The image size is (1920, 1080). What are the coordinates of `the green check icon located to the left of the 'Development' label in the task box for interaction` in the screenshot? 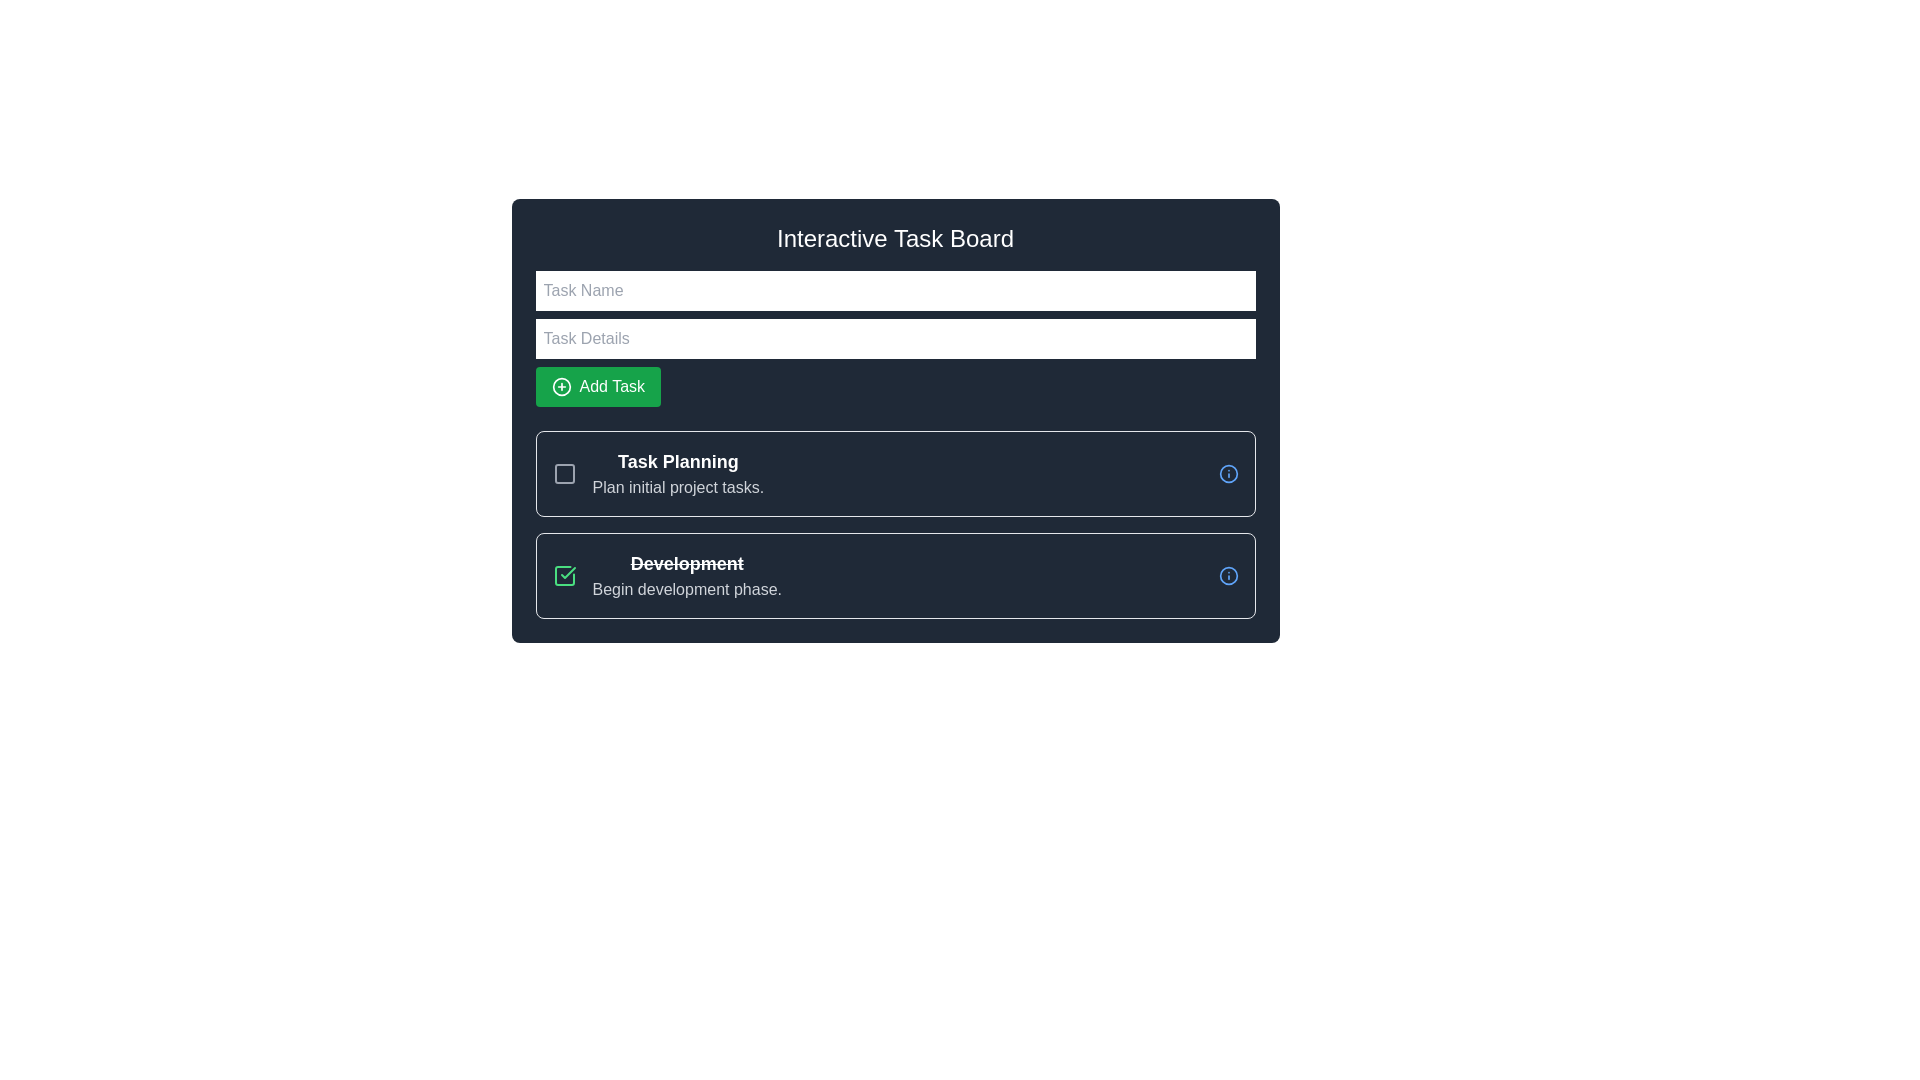 It's located at (566, 573).